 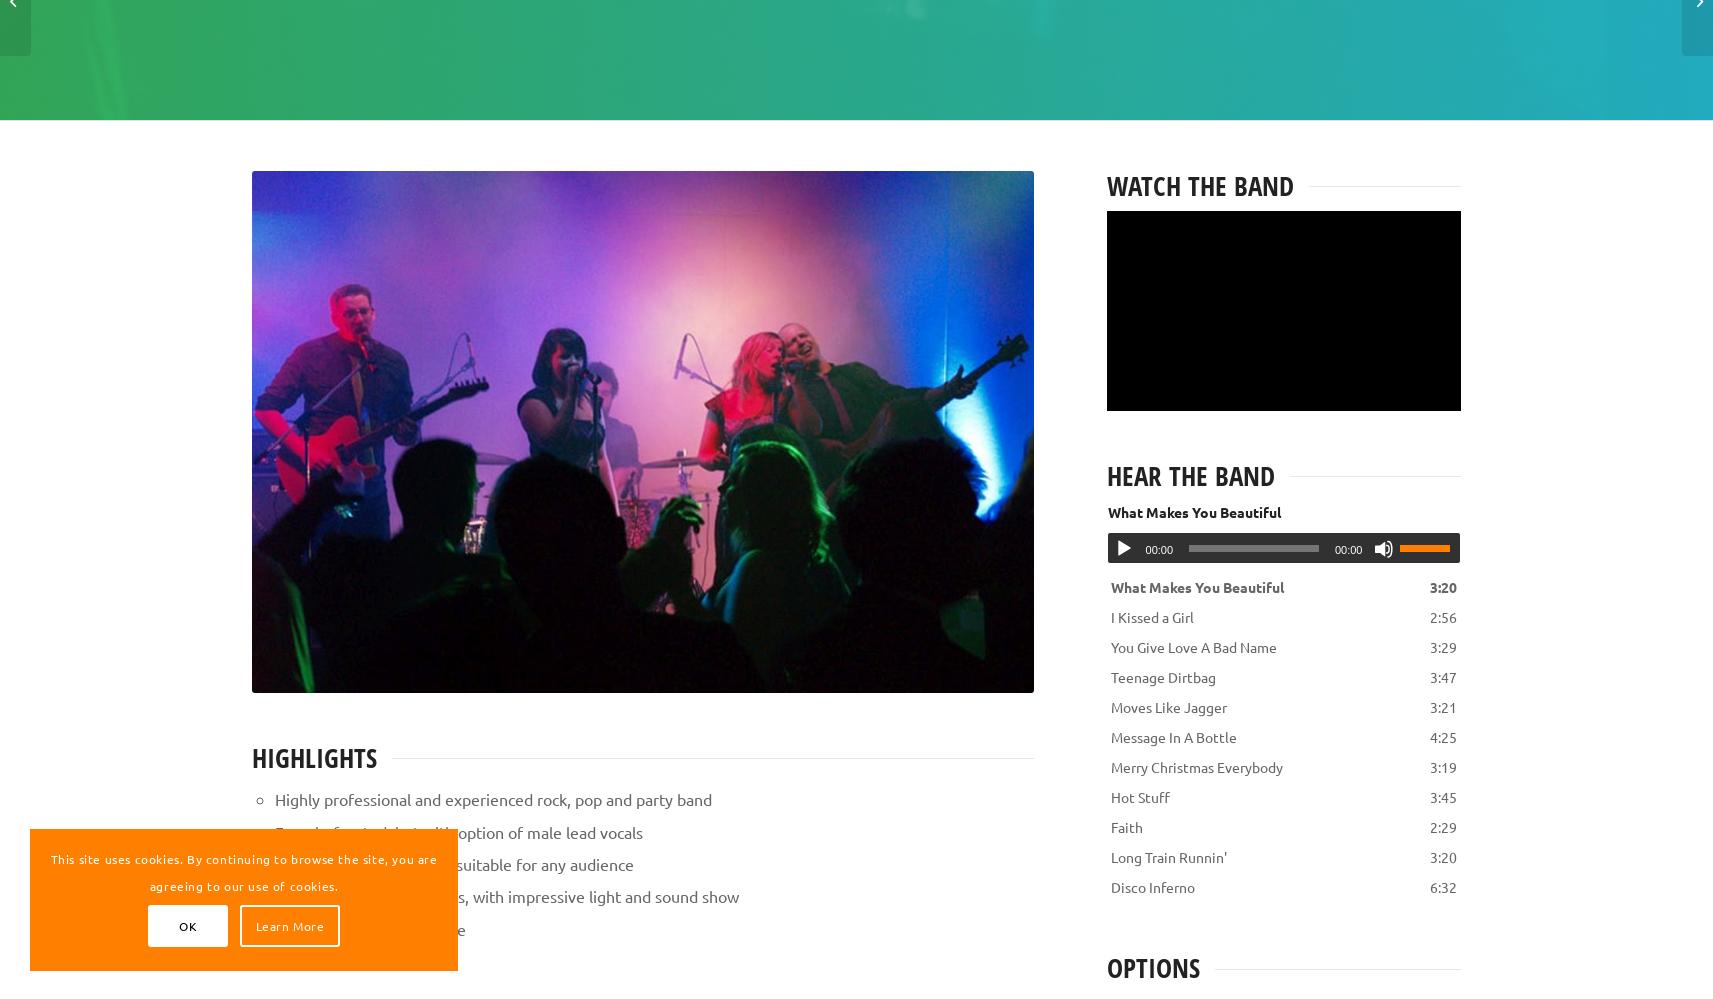 What do you see at coordinates (1429, 766) in the screenshot?
I see `'3:19'` at bounding box center [1429, 766].